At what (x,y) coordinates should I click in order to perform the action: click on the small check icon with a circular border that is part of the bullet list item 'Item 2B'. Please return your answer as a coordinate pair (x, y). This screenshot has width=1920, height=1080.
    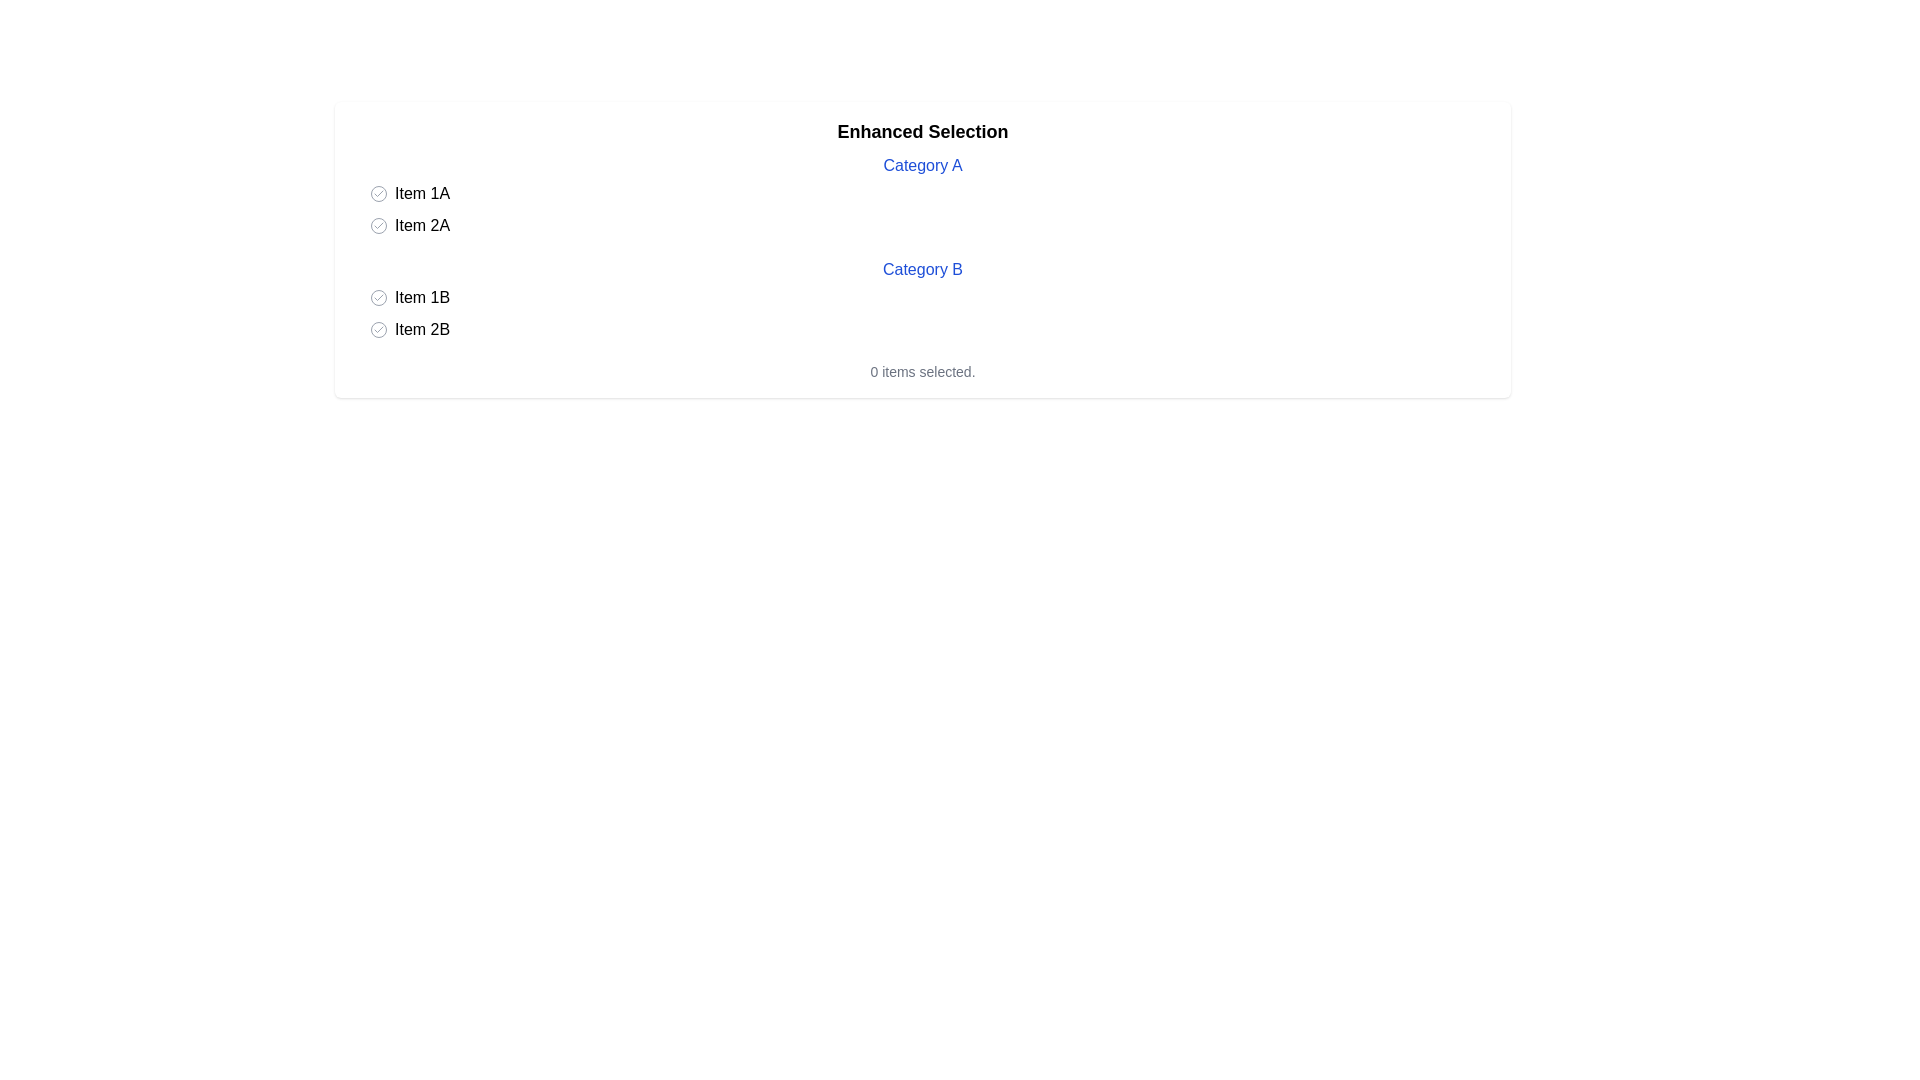
    Looking at the image, I should click on (379, 329).